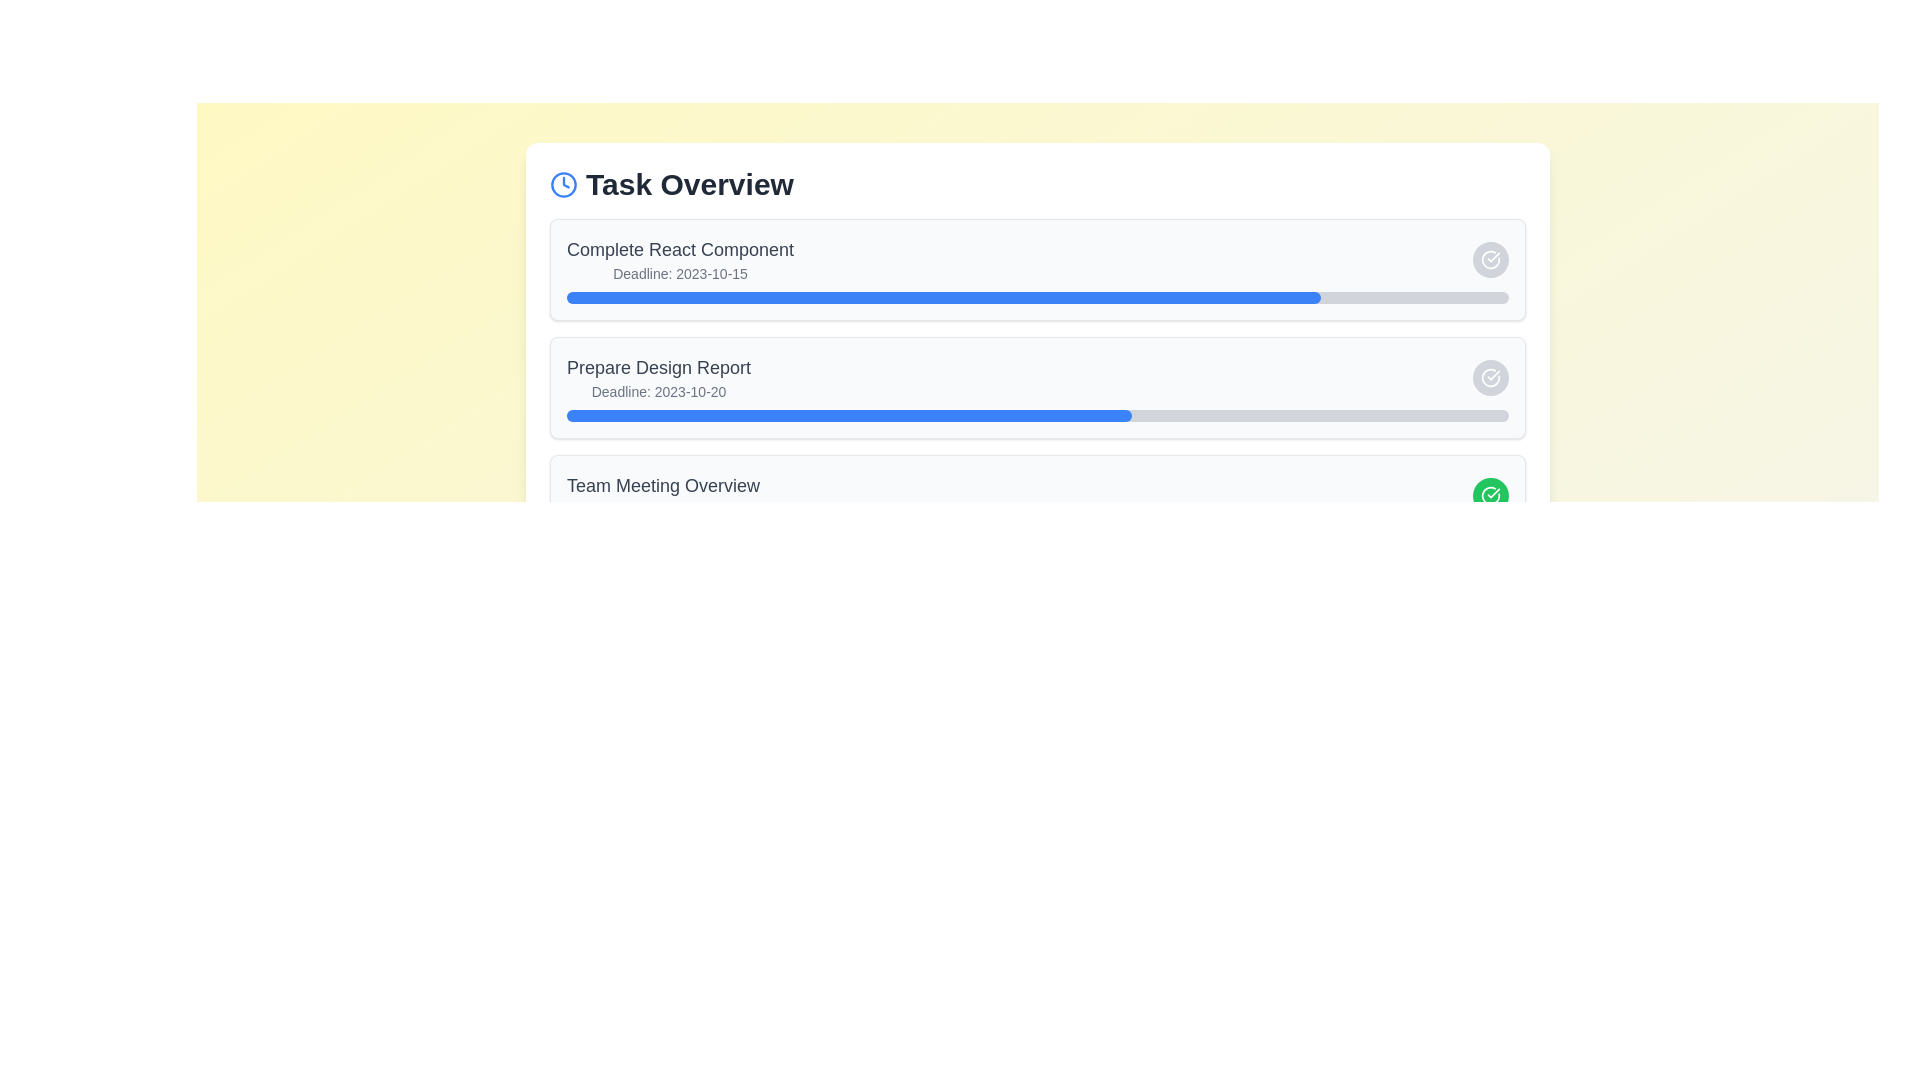  What do you see at coordinates (680, 249) in the screenshot?
I see `the static text label that displays the title of a task, located above the 'Deadline: 2023-10-15' text in the 'Task Overview' section` at bounding box center [680, 249].